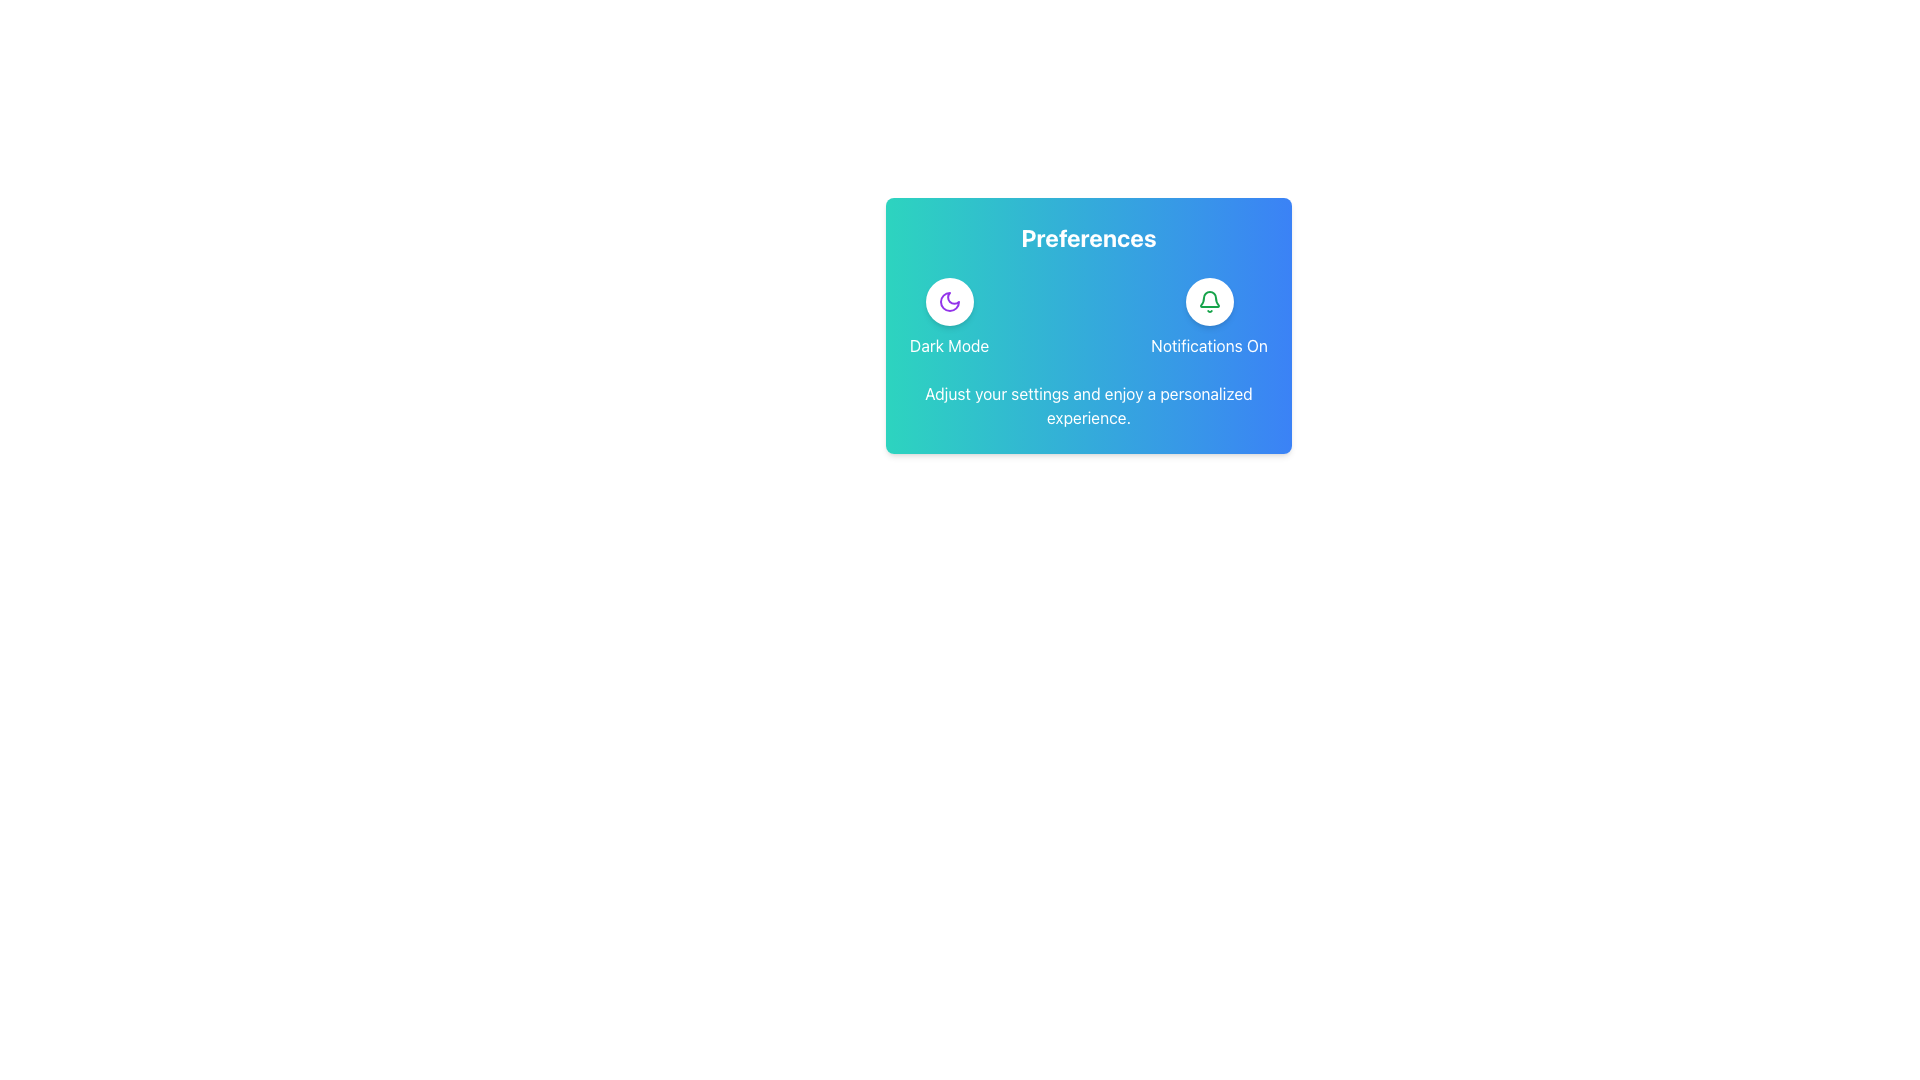 The width and height of the screenshot is (1920, 1080). I want to click on the dark mode toggle button located in the top-left corner of the 'Dark Mode' section within the preferences card, so click(948, 301).